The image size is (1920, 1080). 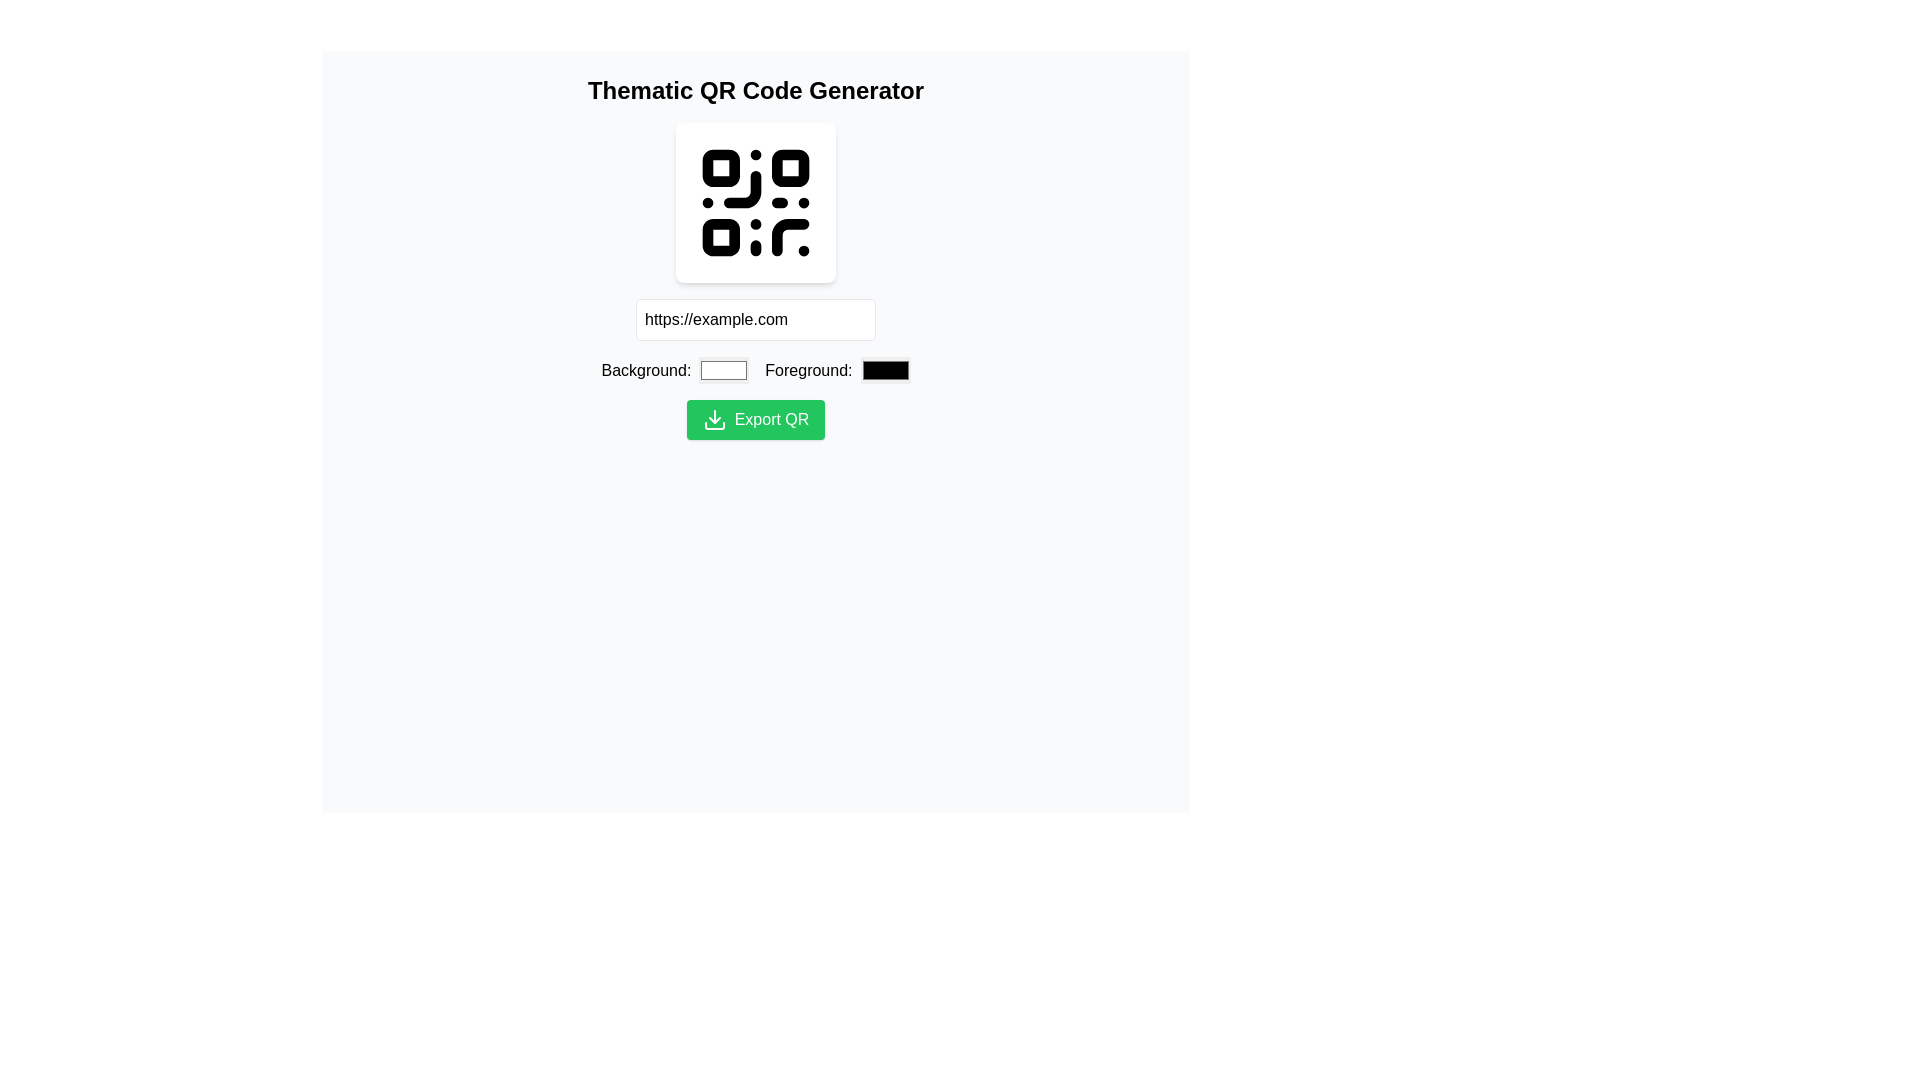 What do you see at coordinates (754, 203) in the screenshot?
I see `the QR code icon, which is a black graphical icon centered within a white card with rounded corners and drop shadows` at bounding box center [754, 203].